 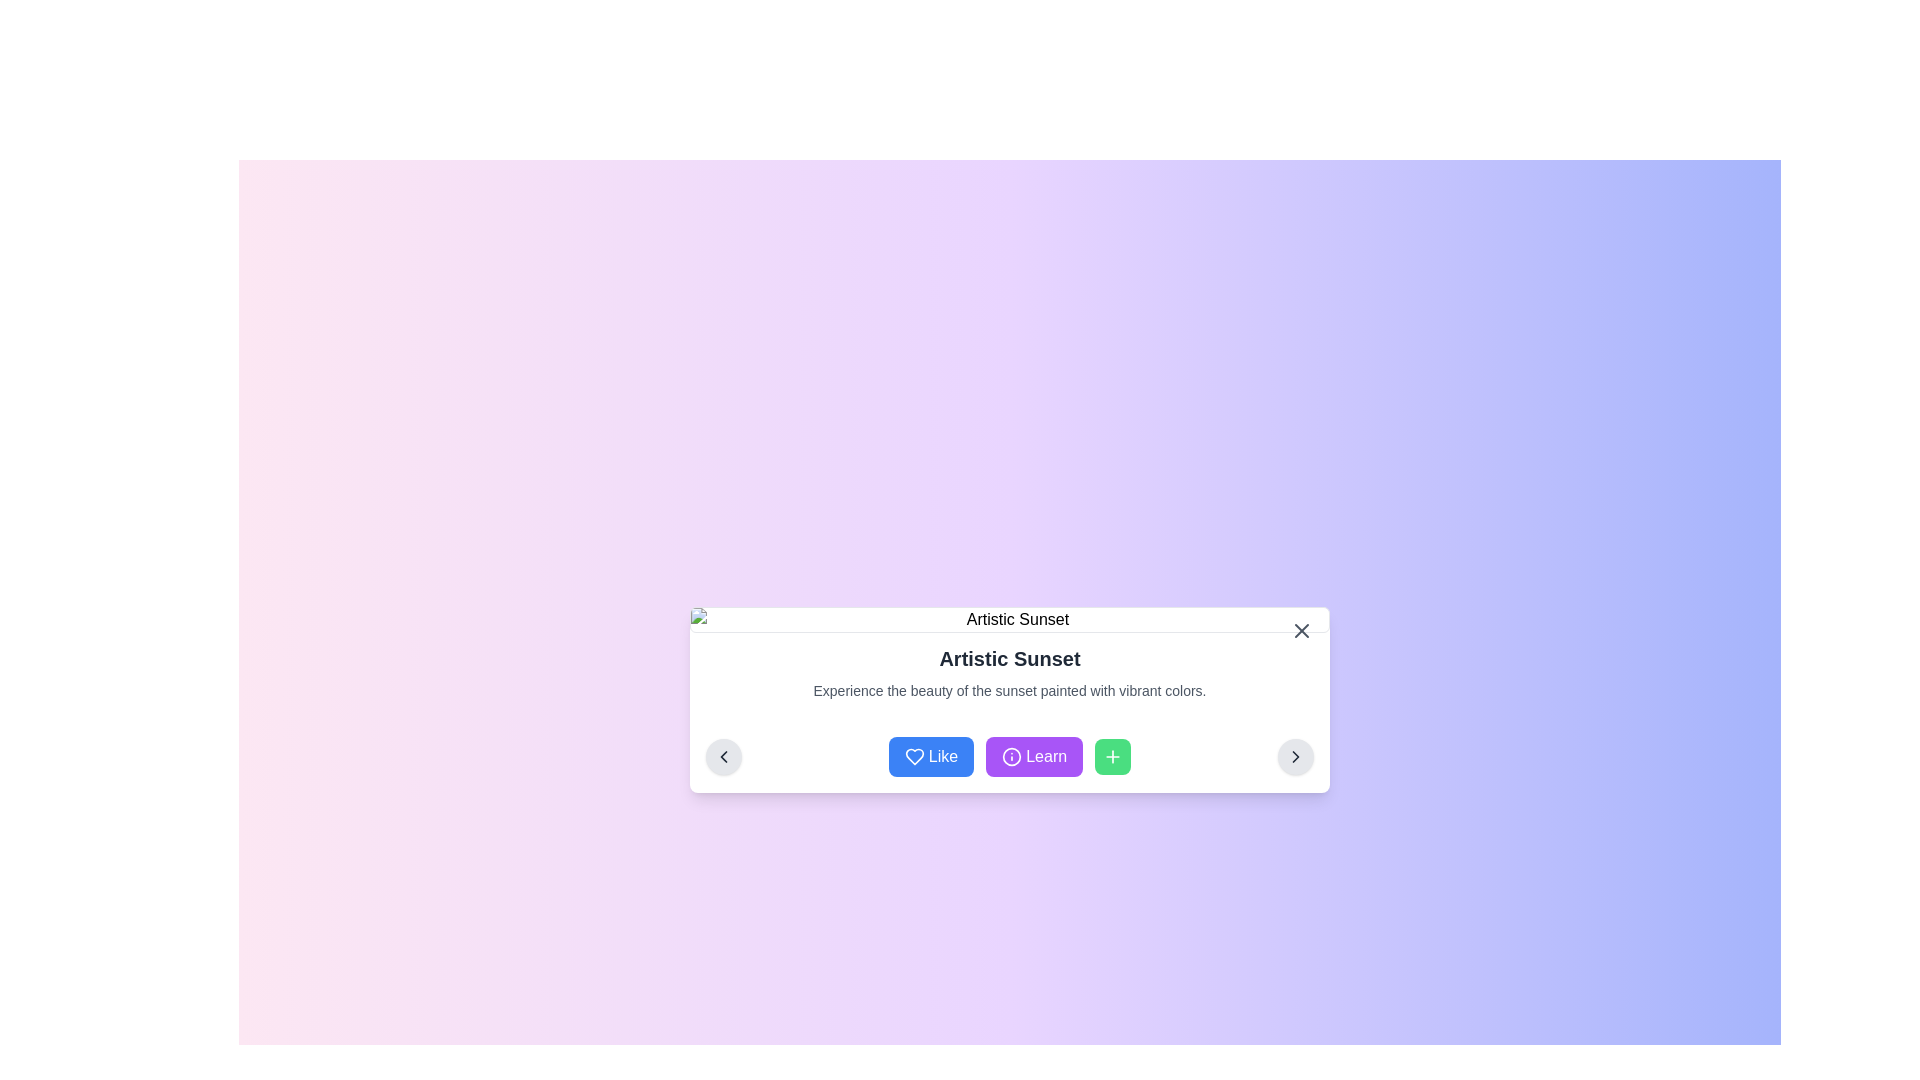 What do you see at coordinates (1009, 756) in the screenshot?
I see `the 'Learn' button with a purple background and white text to trigger the tooltip or visual effect` at bounding box center [1009, 756].